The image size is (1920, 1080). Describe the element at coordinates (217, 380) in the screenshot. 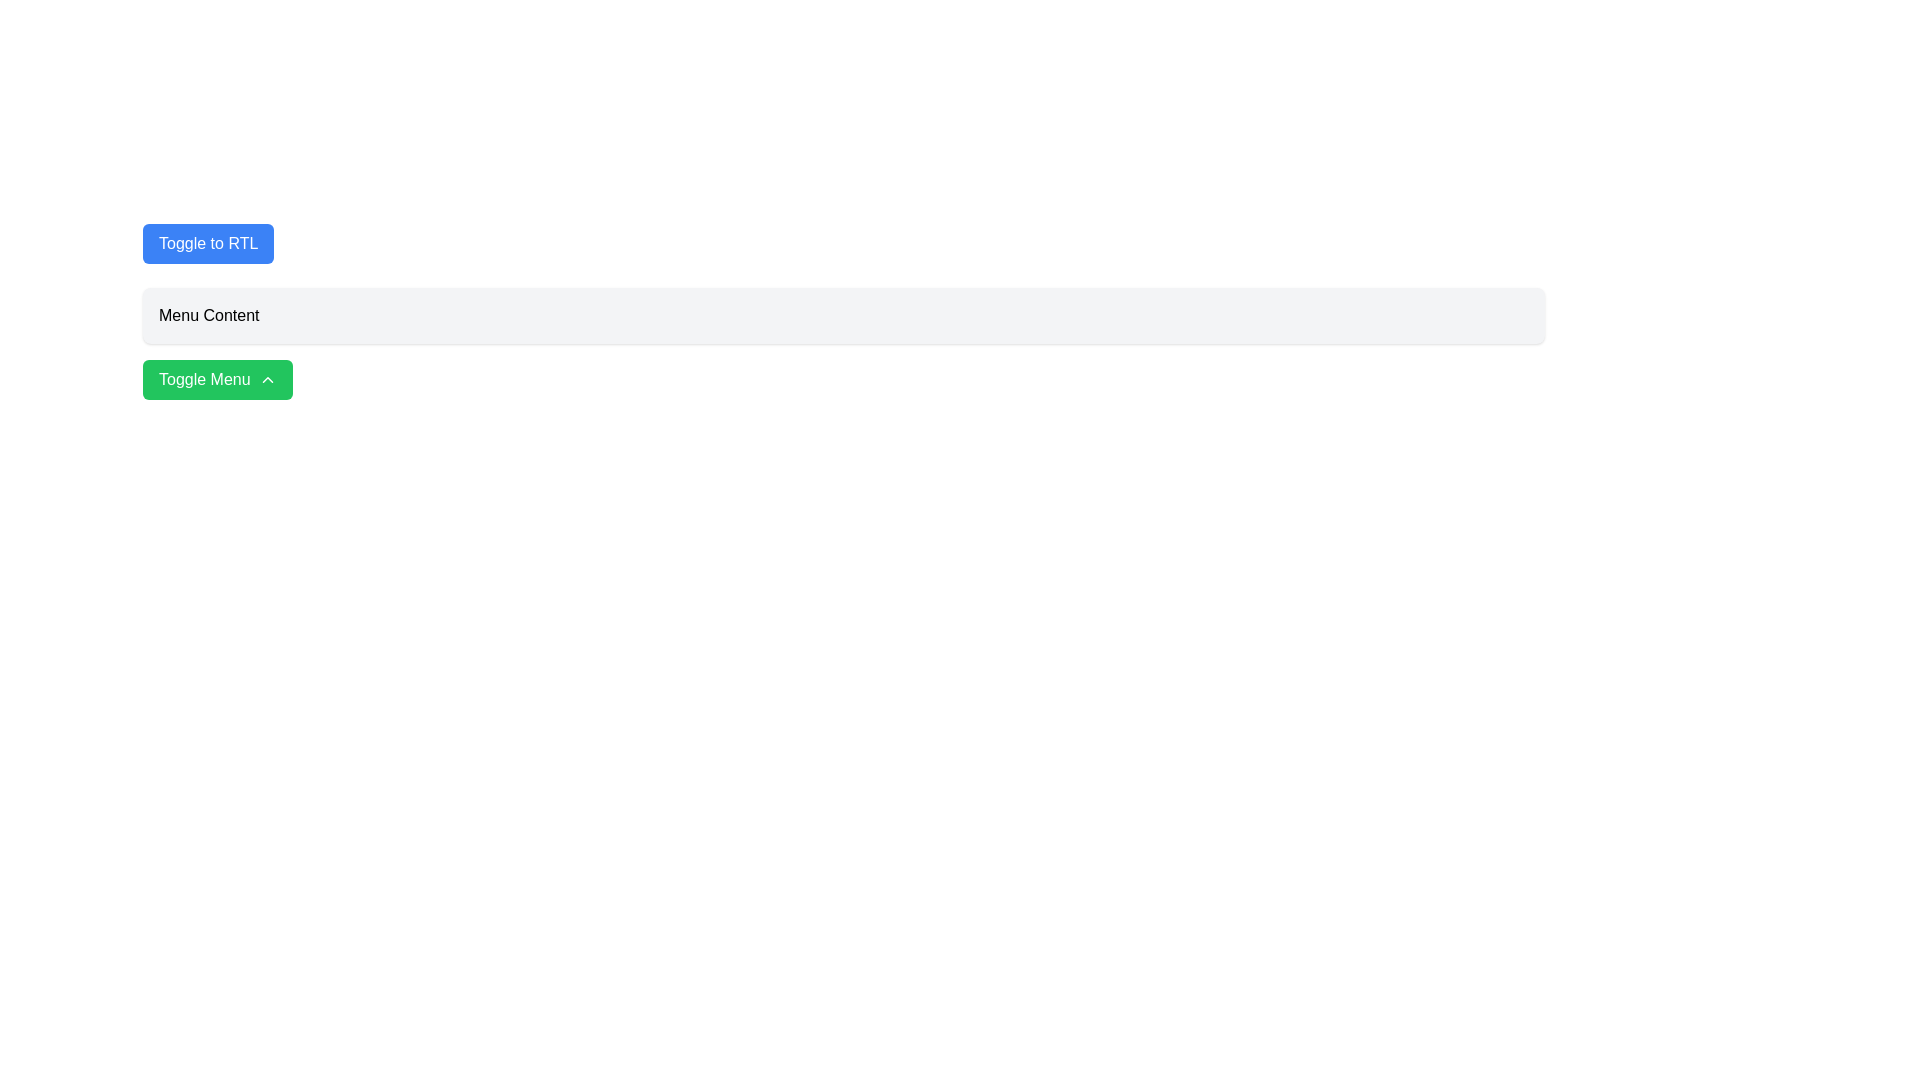

I see `the button located below the 'Menu Content' text` at that location.